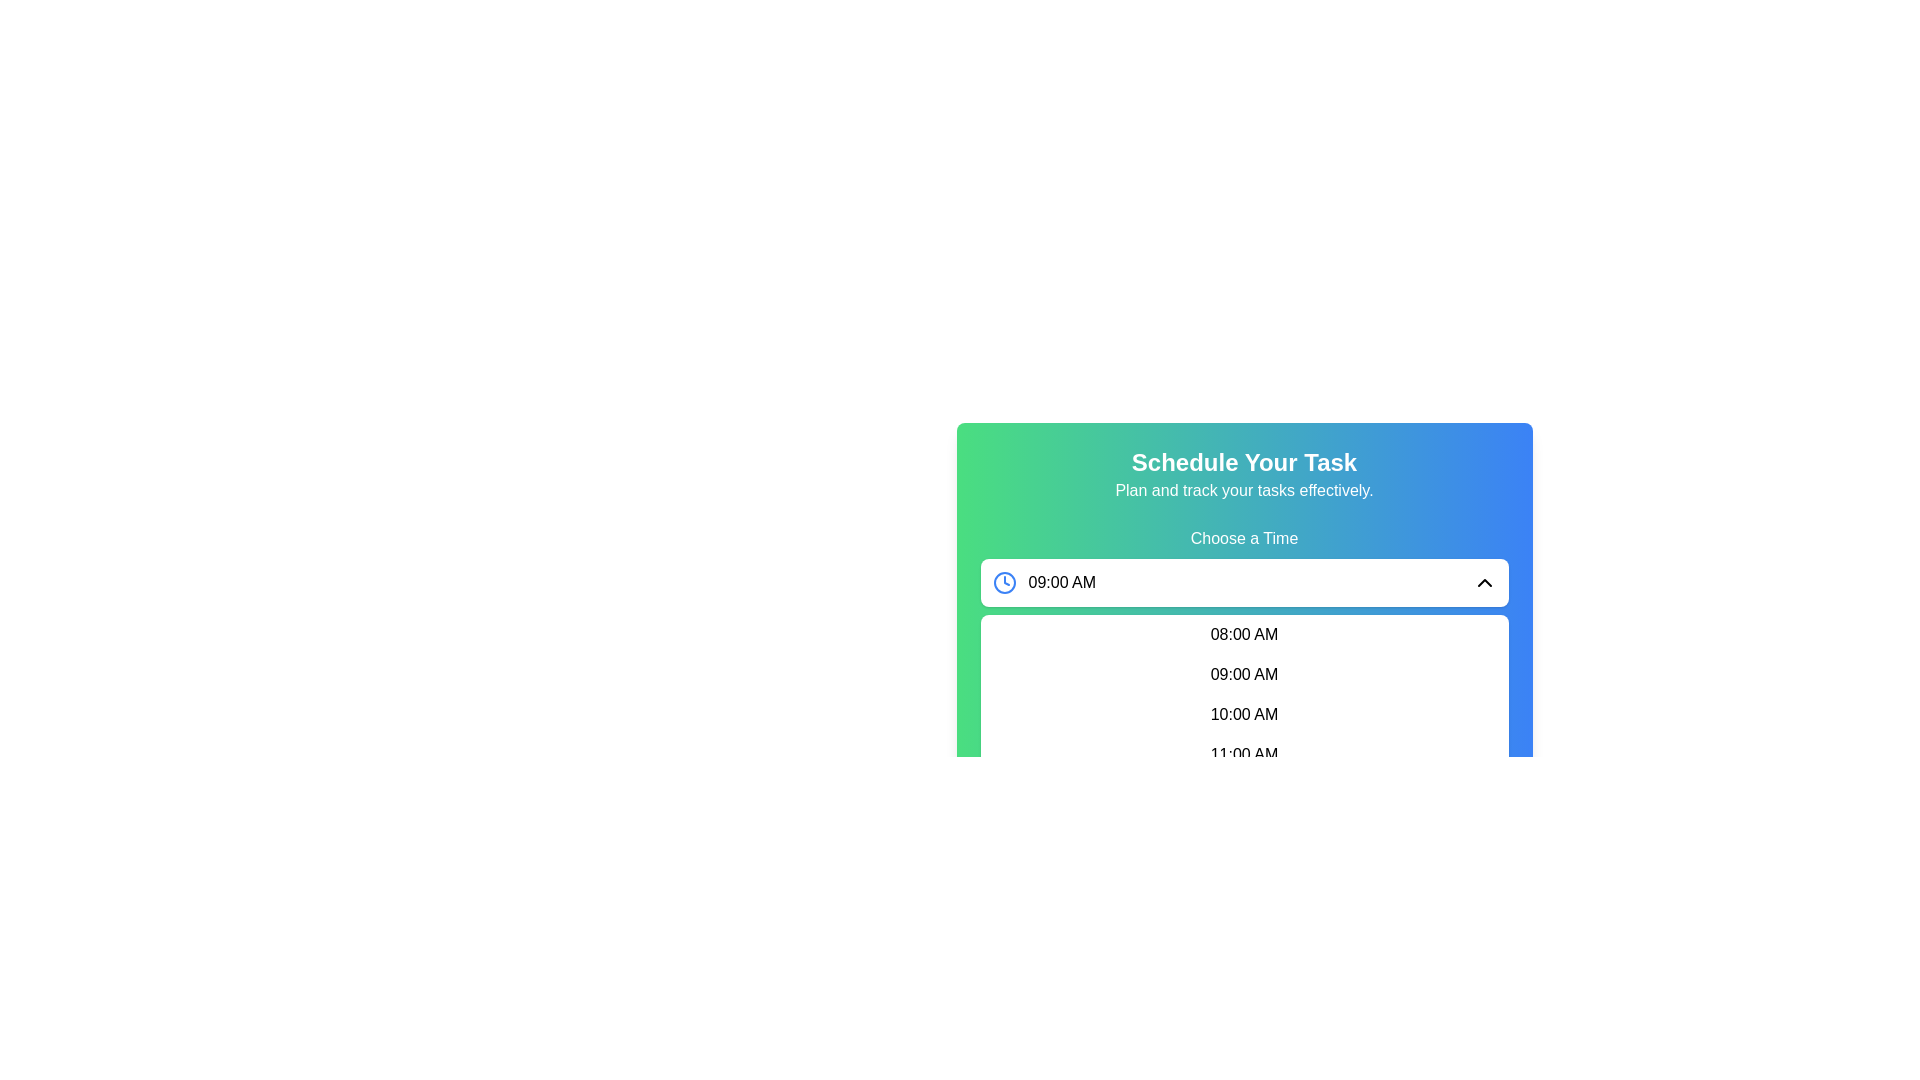  Describe the element at coordinates (1004, 582) in the screenshot. I see `the SVG circle element that represents the clock face in the scheduling UI` at that location.